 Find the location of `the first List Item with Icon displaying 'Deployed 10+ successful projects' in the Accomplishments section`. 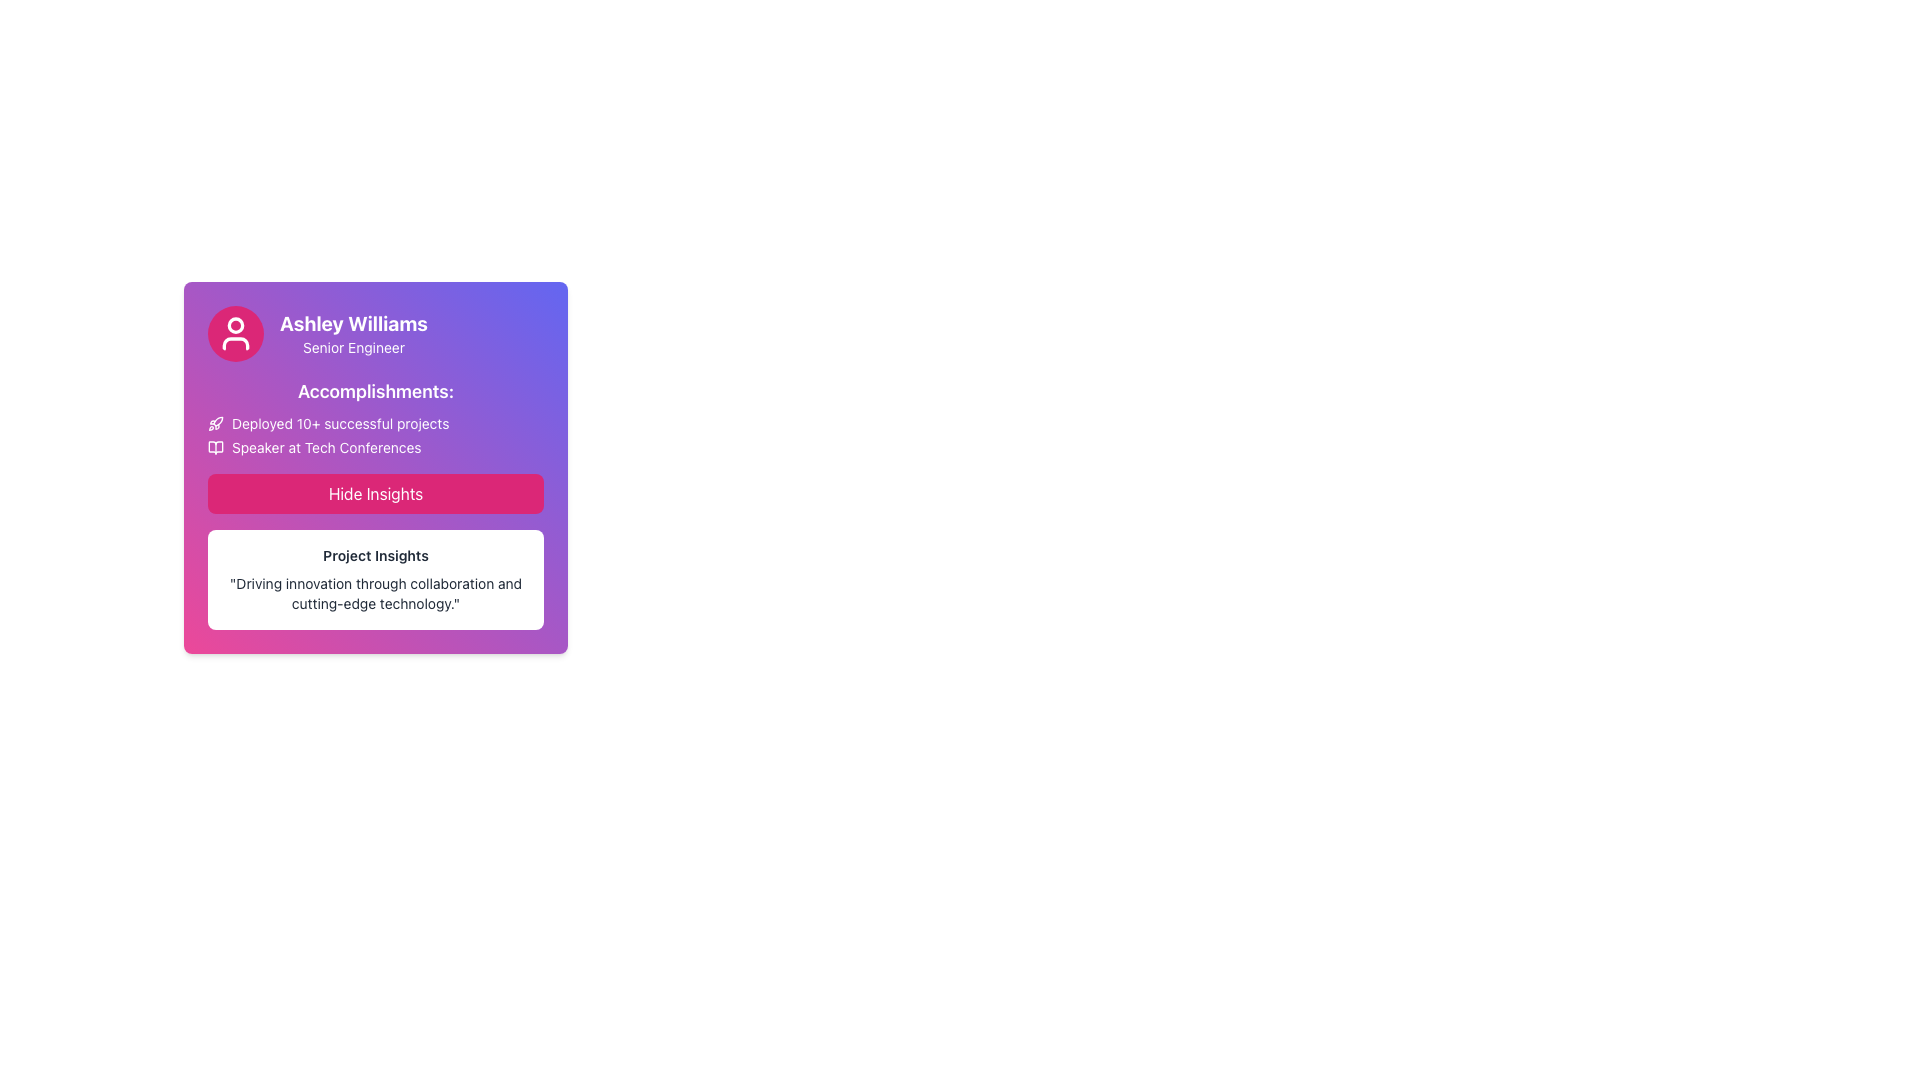

the first List Item with Icon displaying 'Deployed 10+ successful projects' in the Accomplishments section is located at coordinates (375, 423).